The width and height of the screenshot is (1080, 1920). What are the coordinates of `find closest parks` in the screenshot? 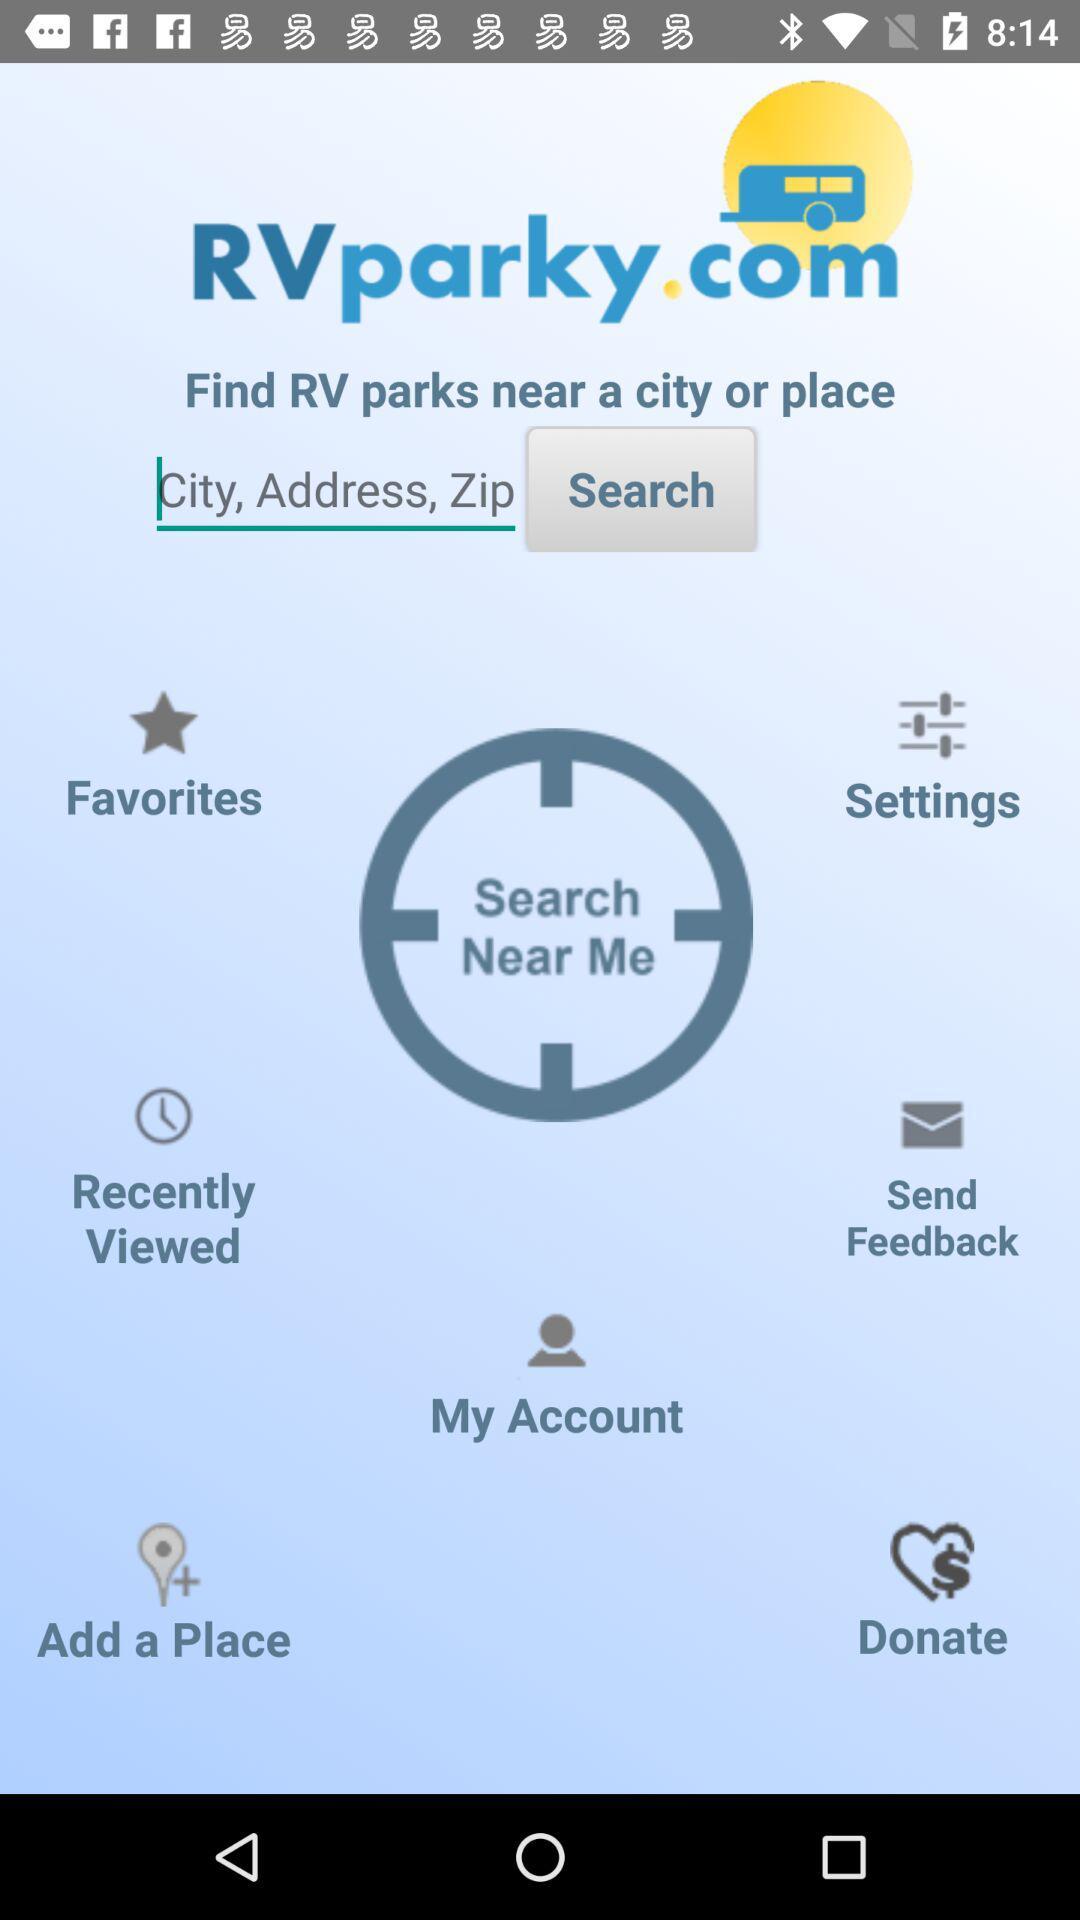 It's located at (334, 489).